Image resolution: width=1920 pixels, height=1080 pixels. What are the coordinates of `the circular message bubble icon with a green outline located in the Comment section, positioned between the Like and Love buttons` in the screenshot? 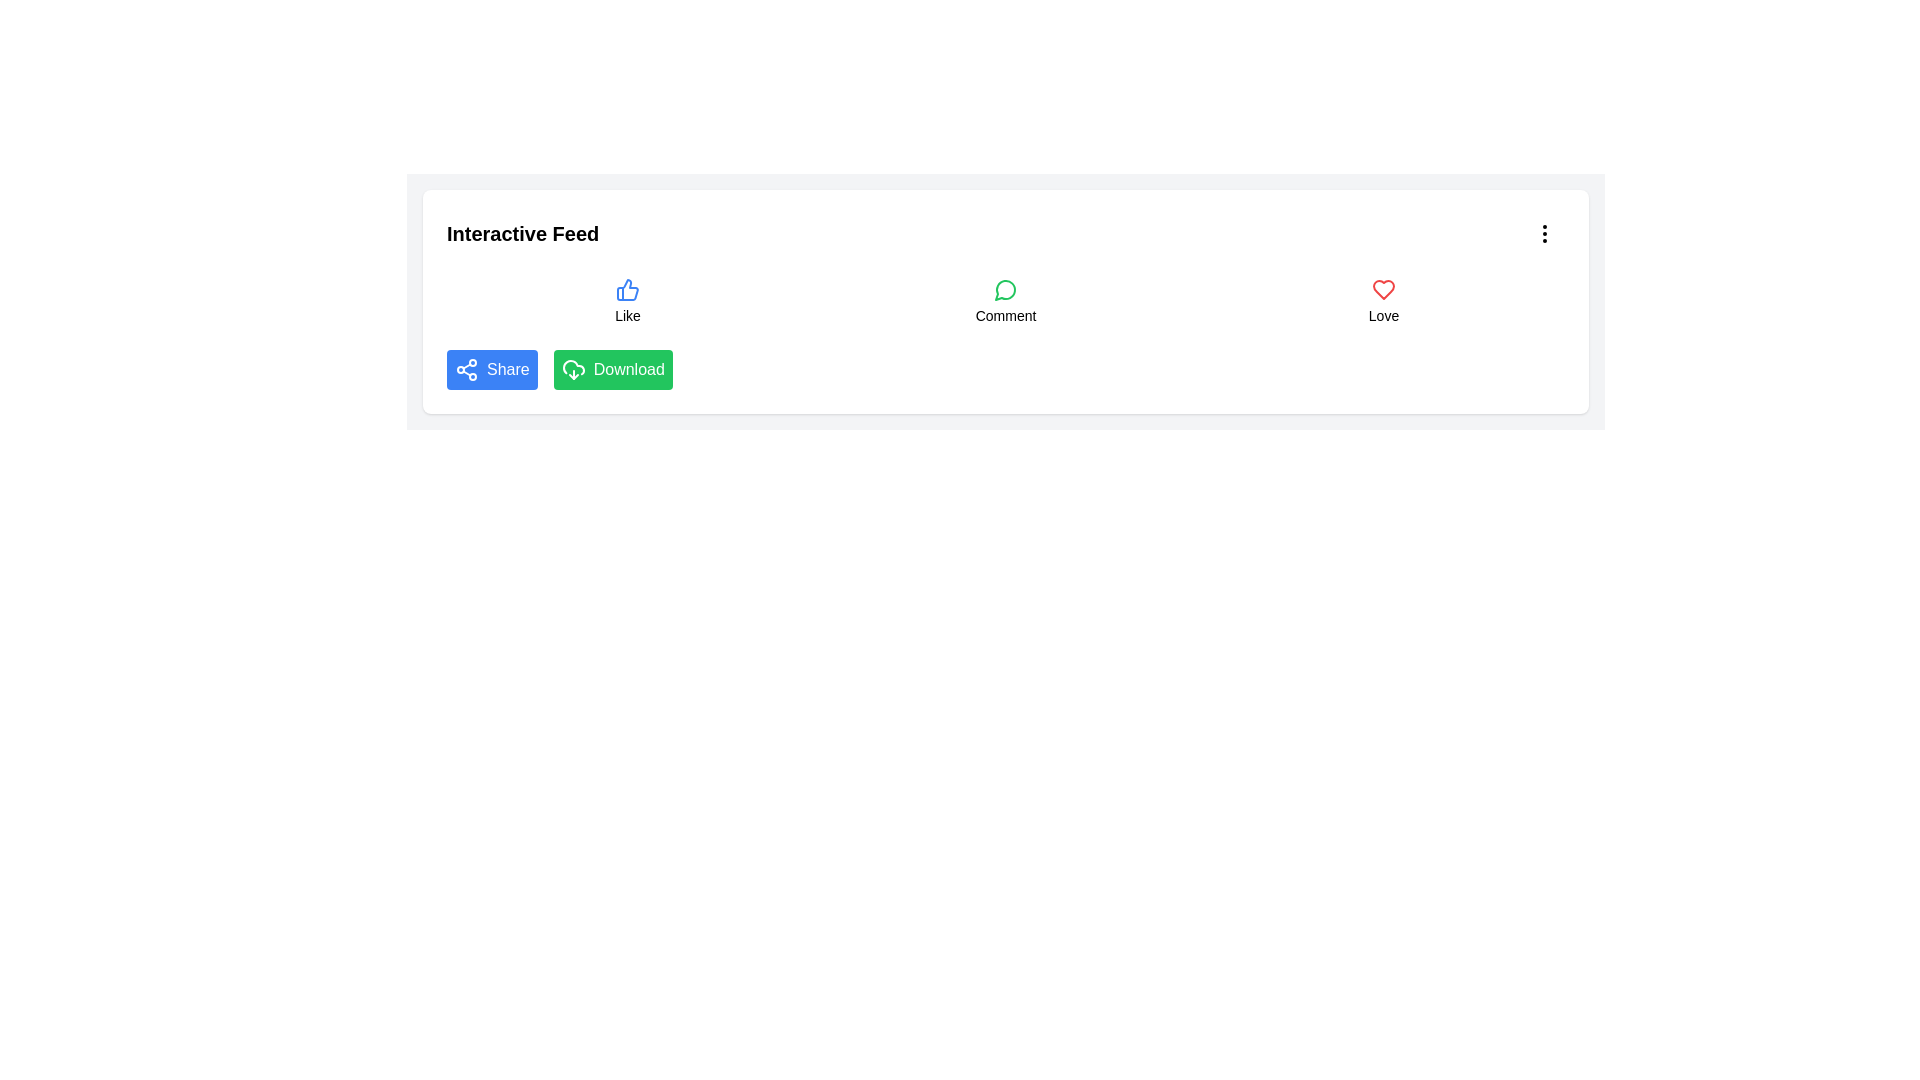 It's located at (1006, 289).